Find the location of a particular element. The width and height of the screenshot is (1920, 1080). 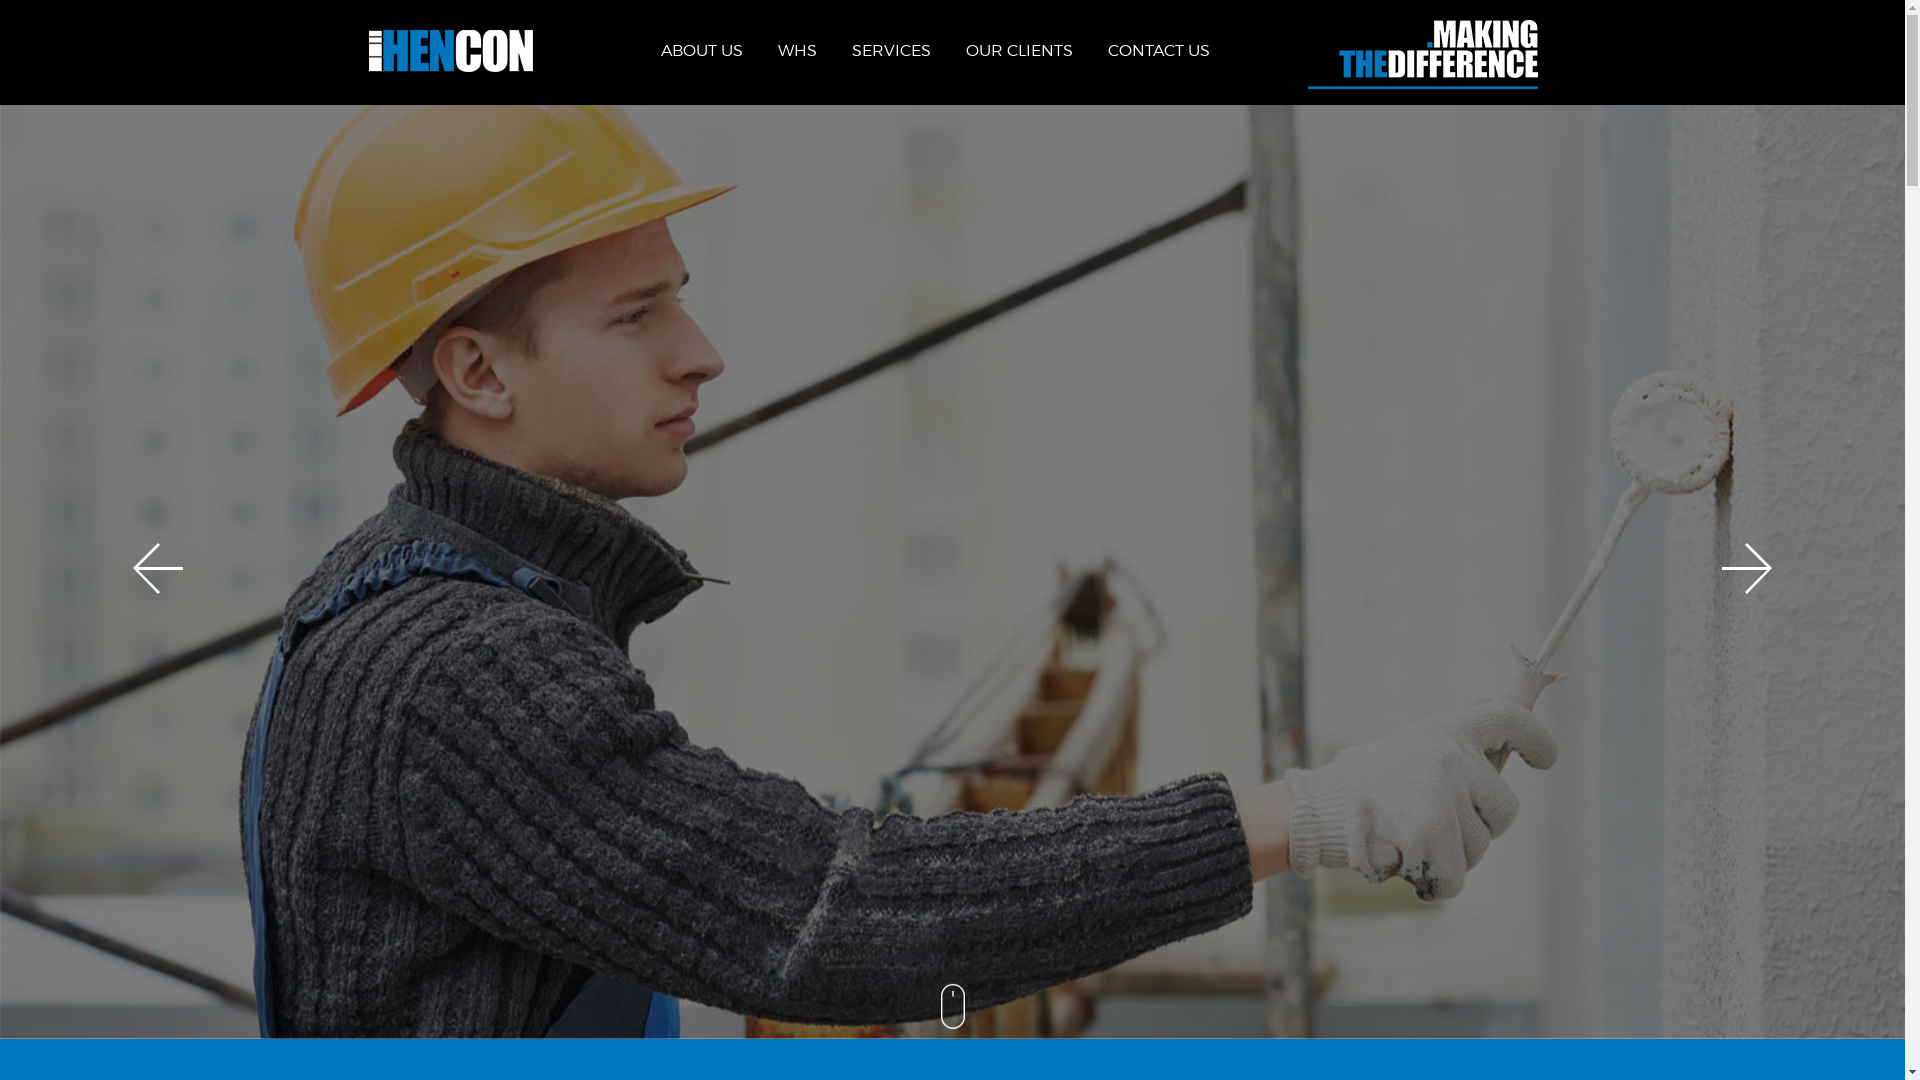

'NEXT' is located at coordinates (1746, 568).